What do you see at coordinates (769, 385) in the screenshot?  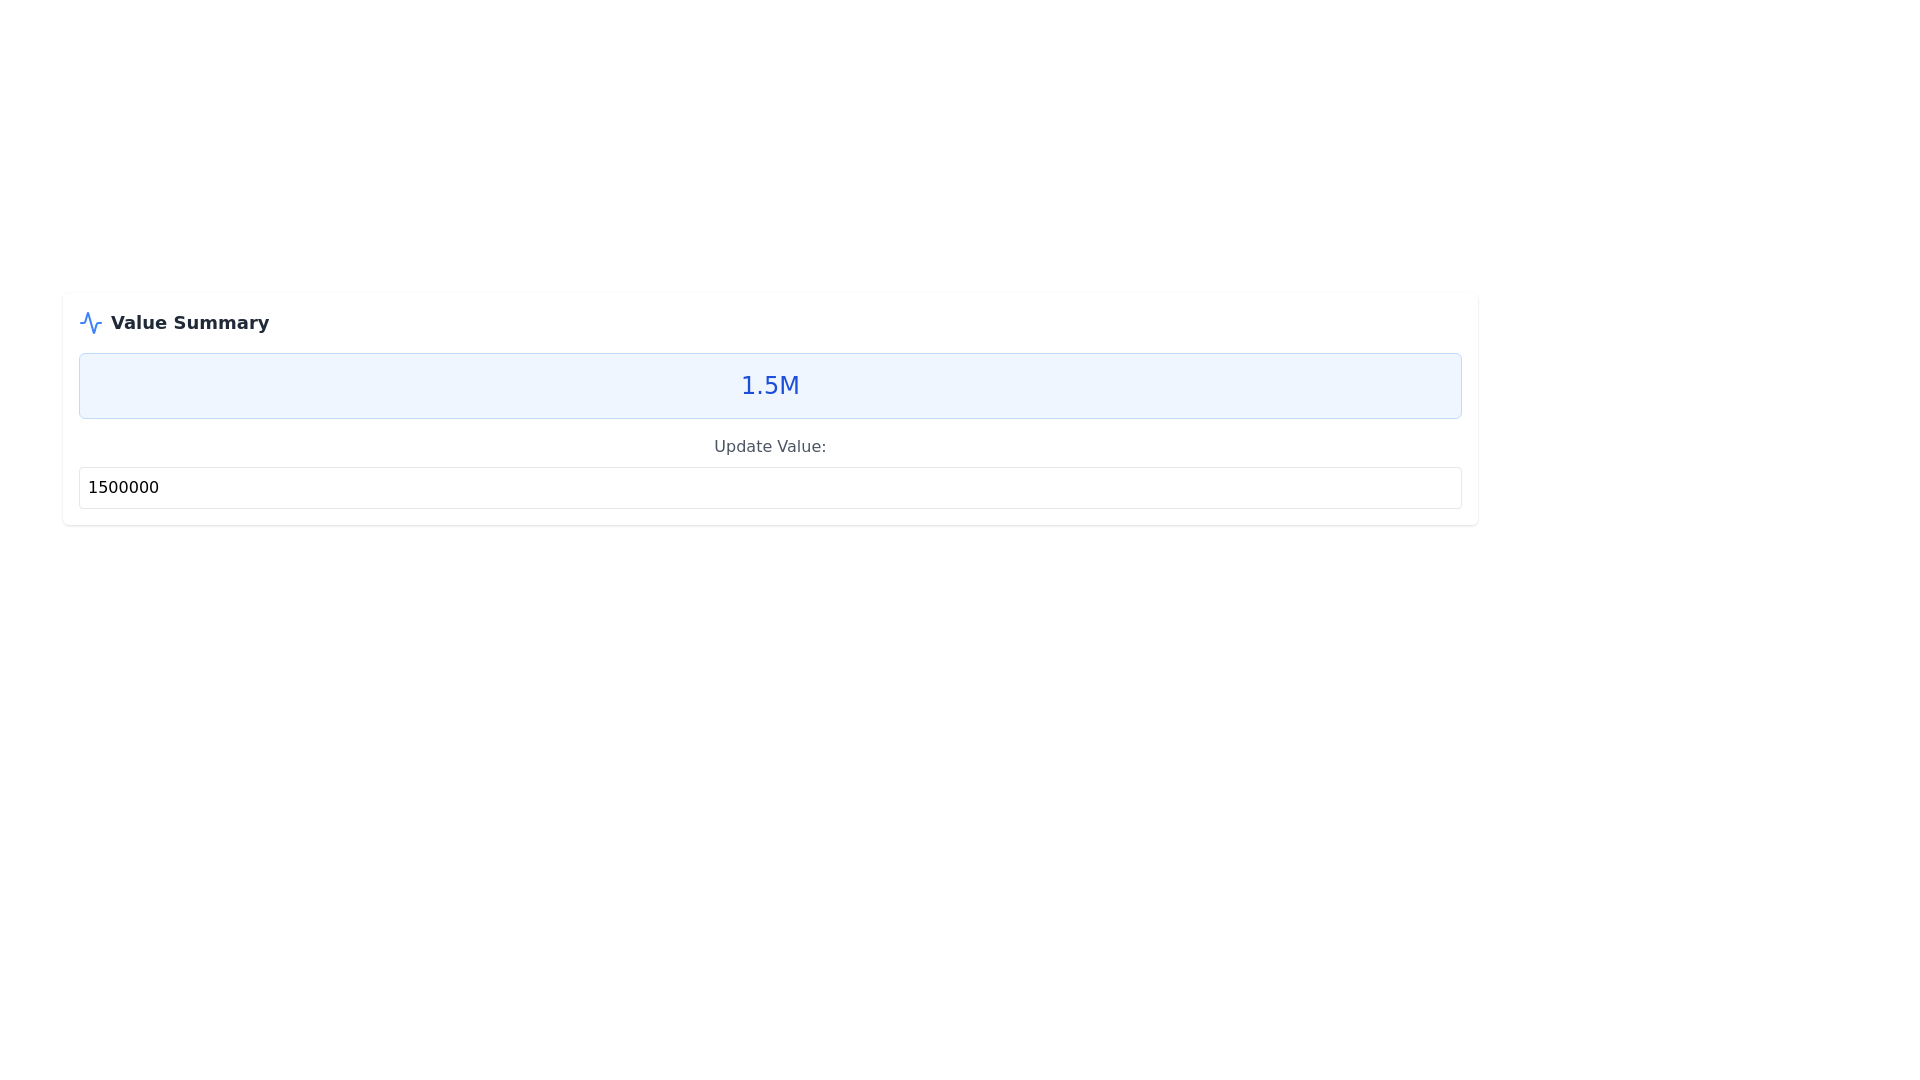 I see `the text display element with the text '1.5M' that has a light blue background and is centrally located under the heading 'Value Summary'` at bounding box center [769, 385].